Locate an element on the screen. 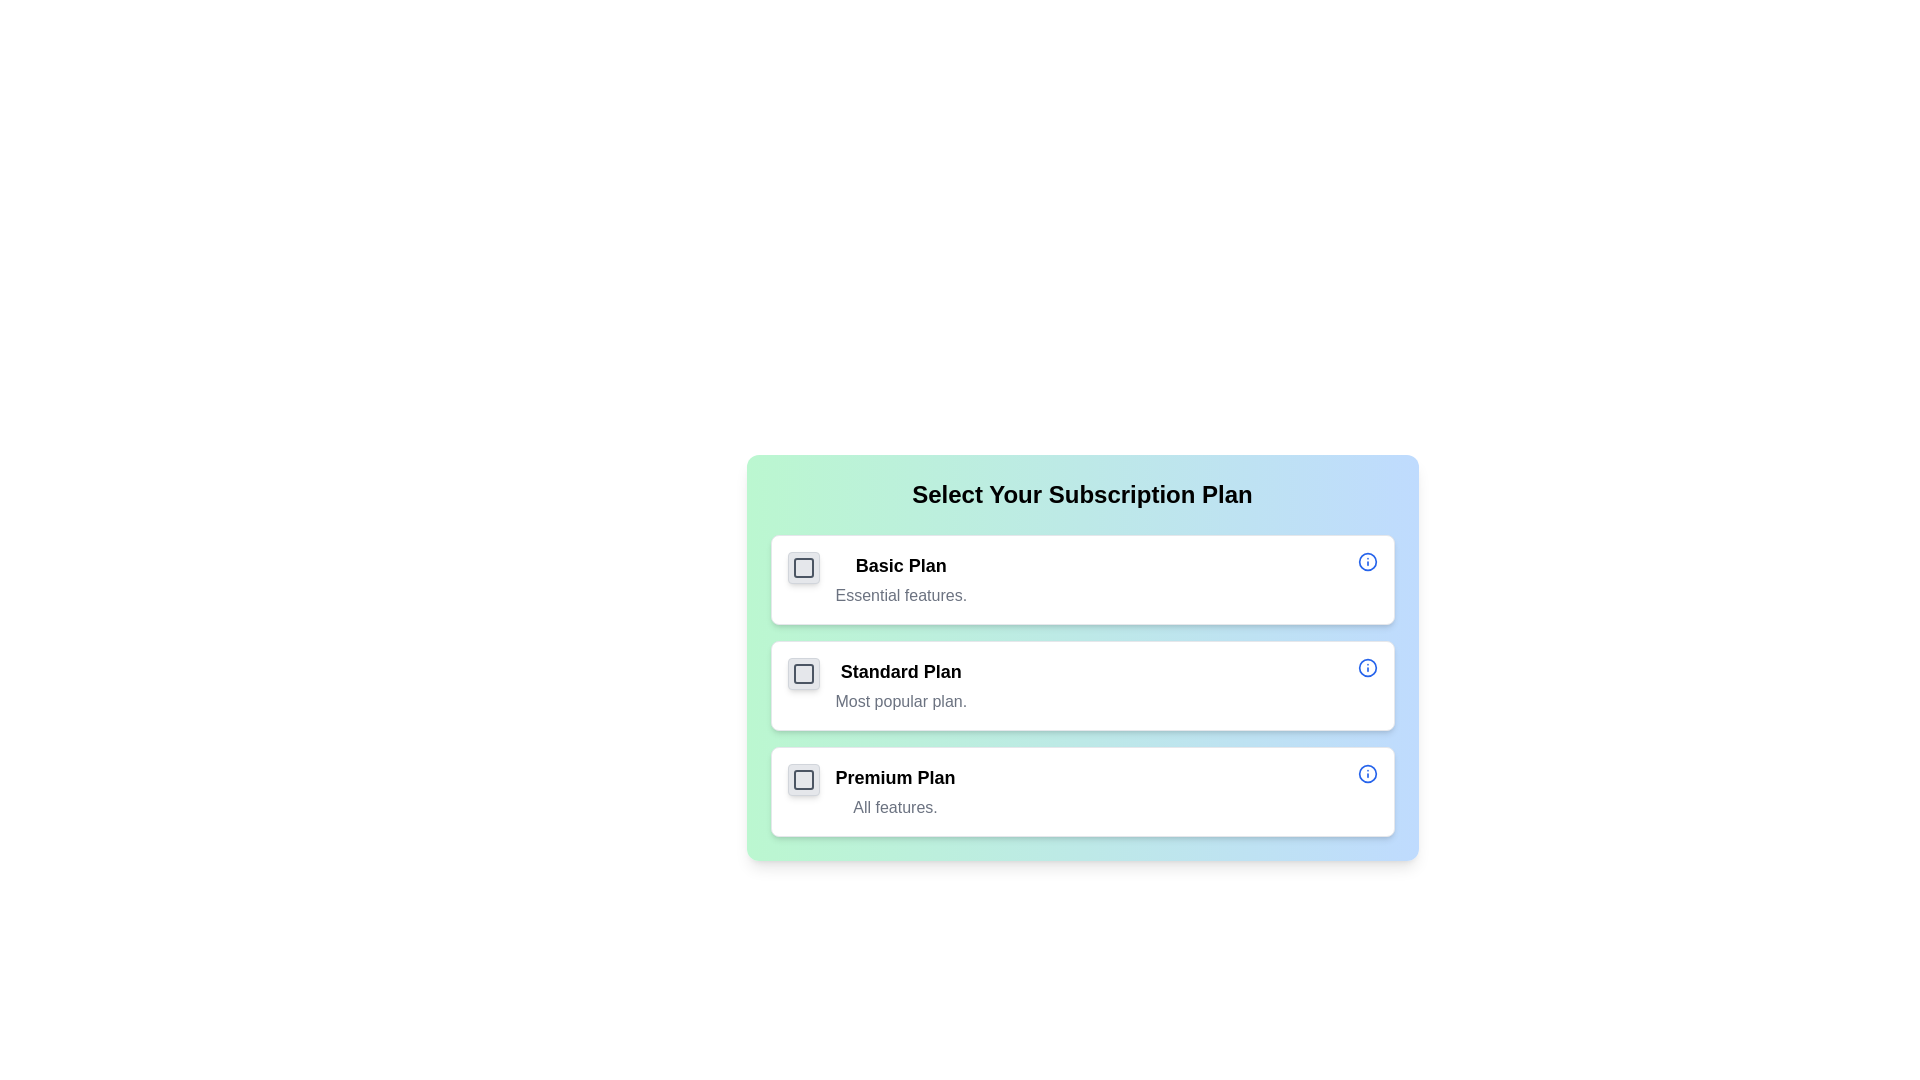  the outermost circular SVG shape located on the right side of the 'Basic Plan' option card in the subscription selection interface is located at coordinates (1366, 562).